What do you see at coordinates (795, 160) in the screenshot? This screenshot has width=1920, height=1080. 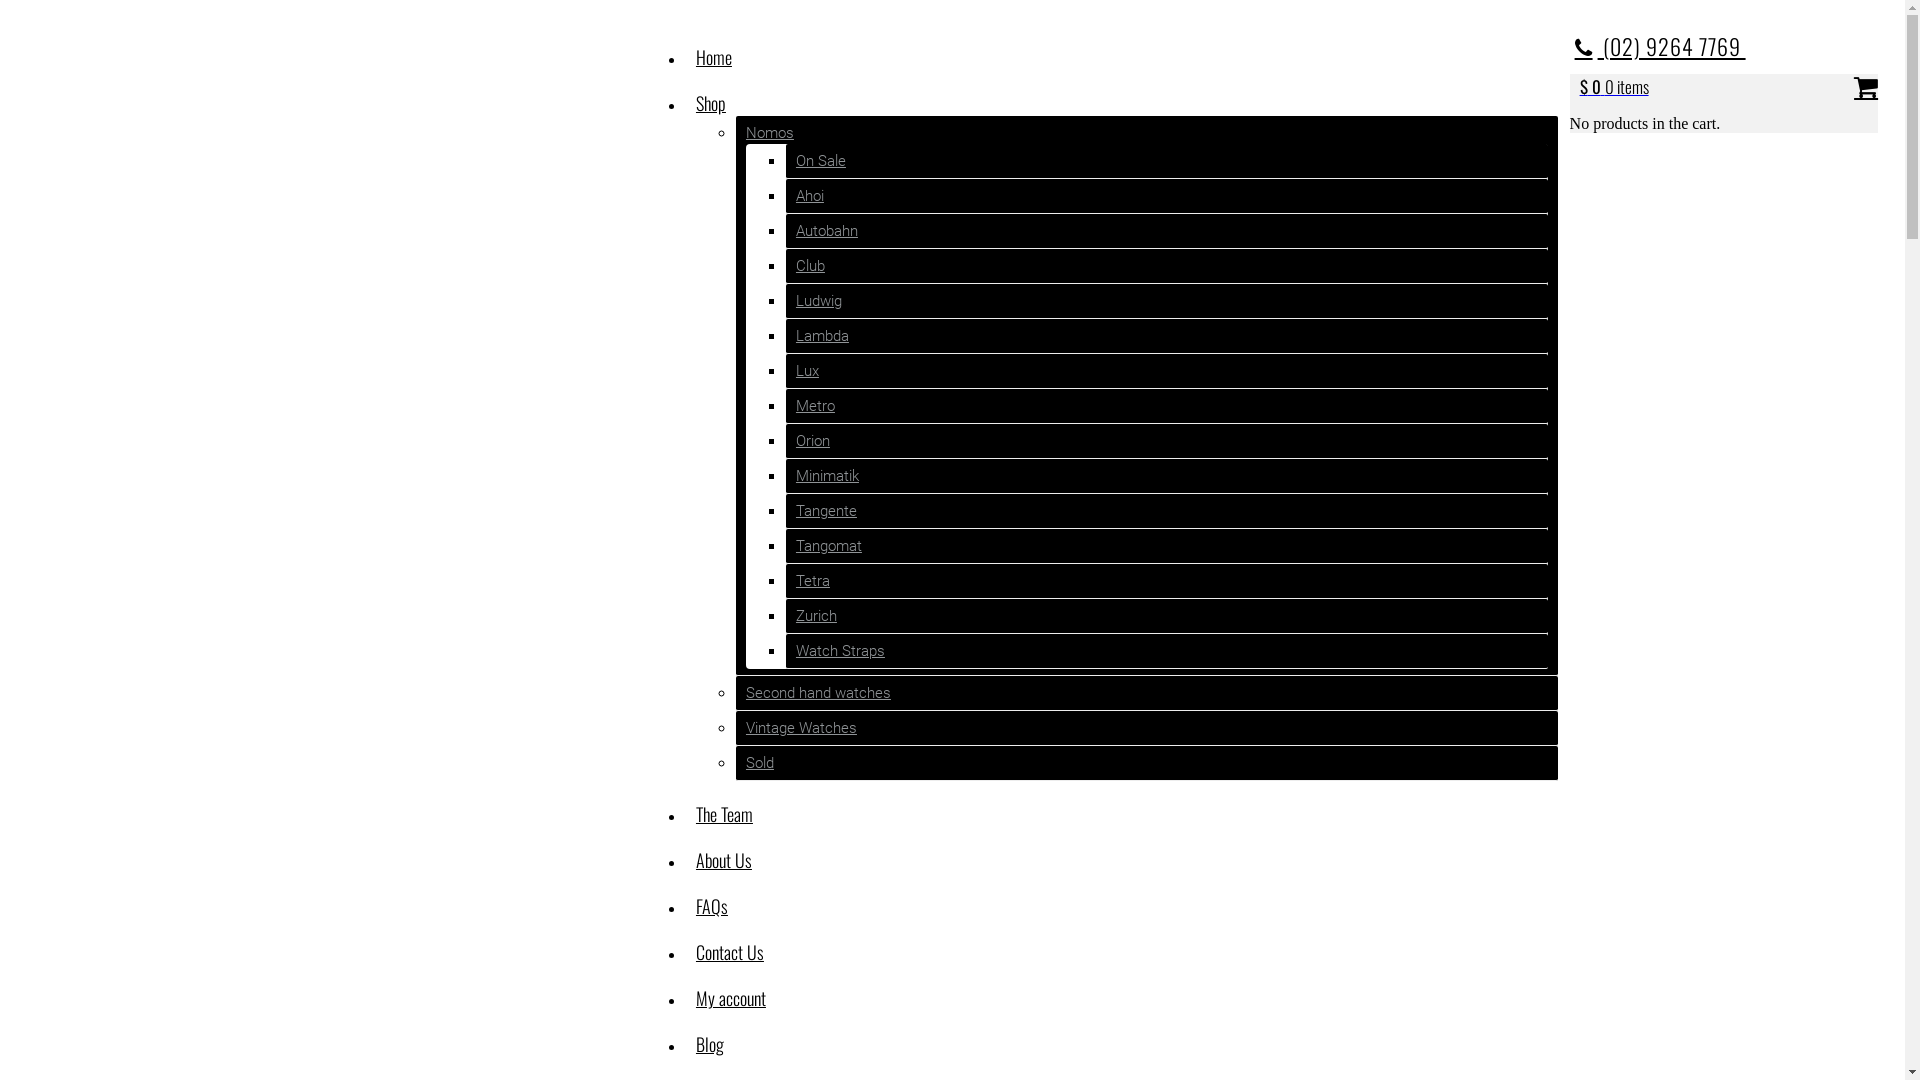 I see `'On Sale'` at bounding box center [795, 160].